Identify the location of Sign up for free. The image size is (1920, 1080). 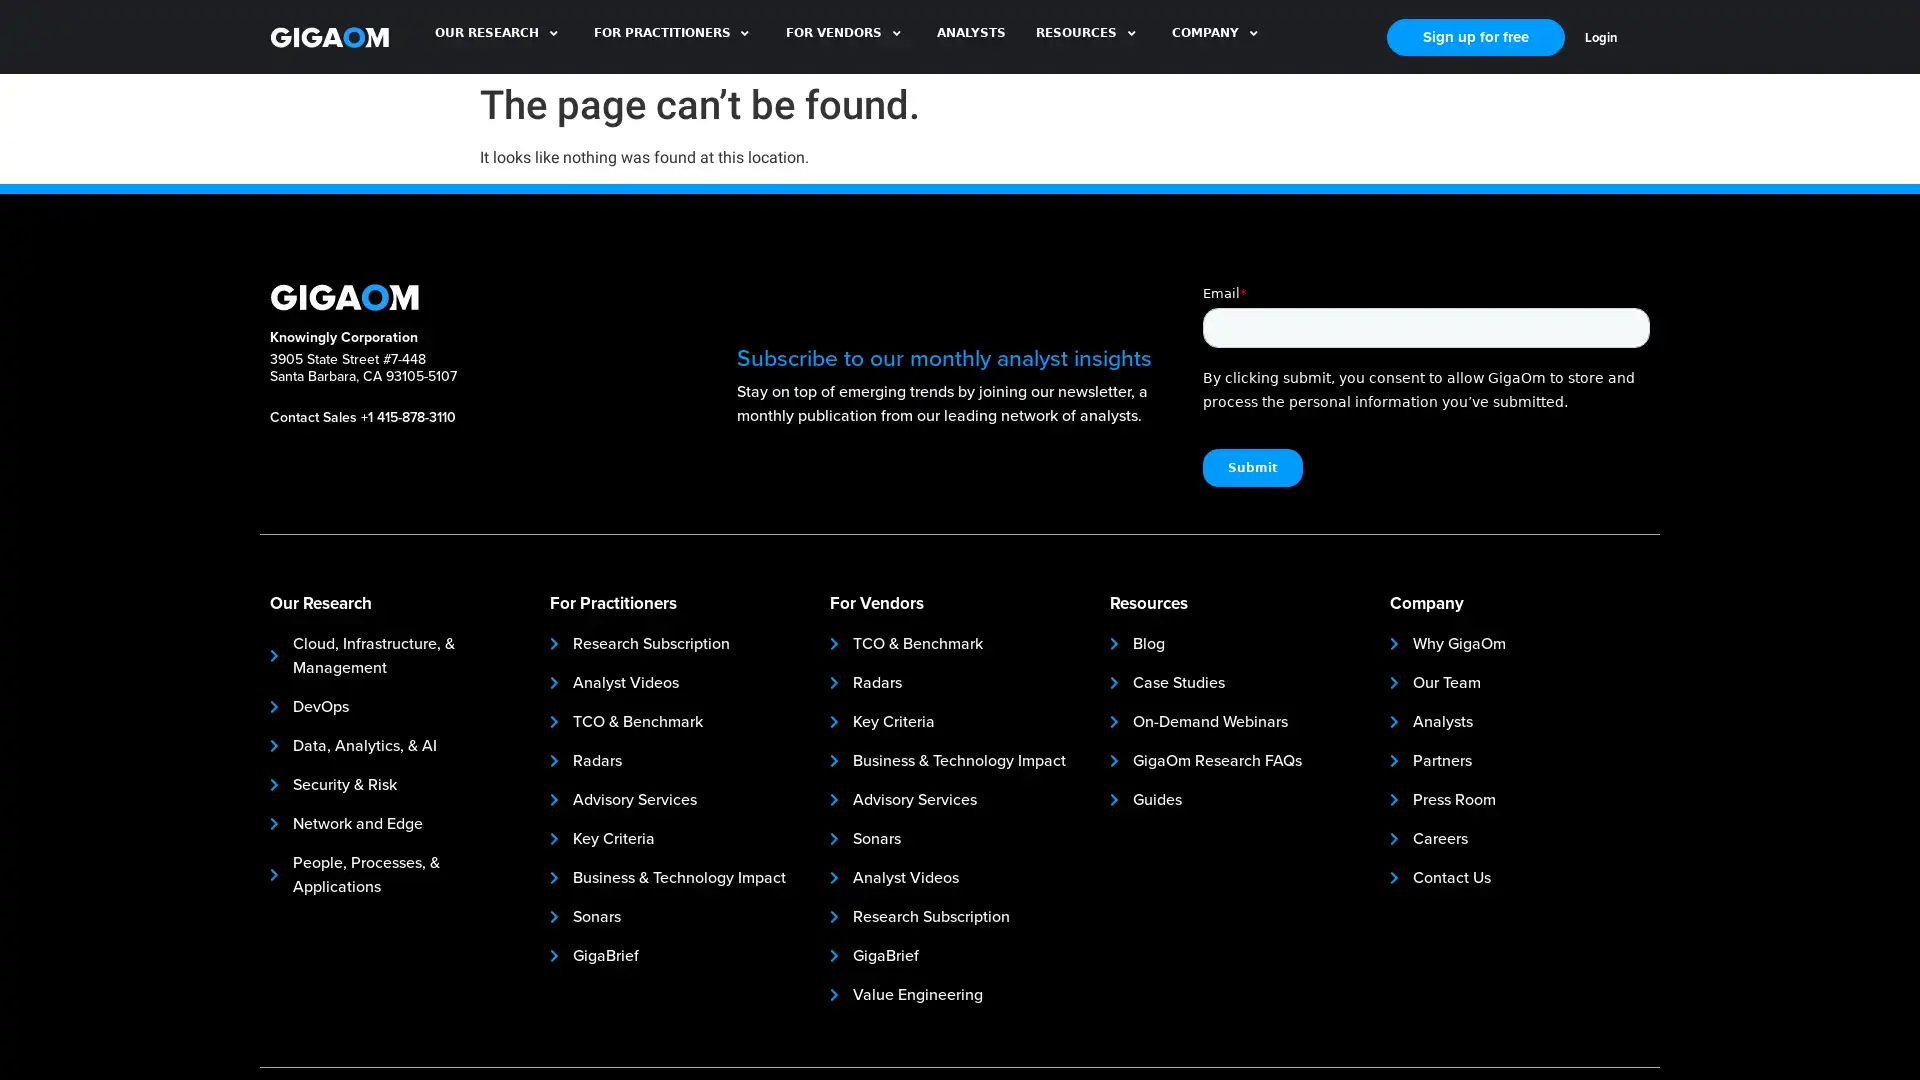
(1476, 36).